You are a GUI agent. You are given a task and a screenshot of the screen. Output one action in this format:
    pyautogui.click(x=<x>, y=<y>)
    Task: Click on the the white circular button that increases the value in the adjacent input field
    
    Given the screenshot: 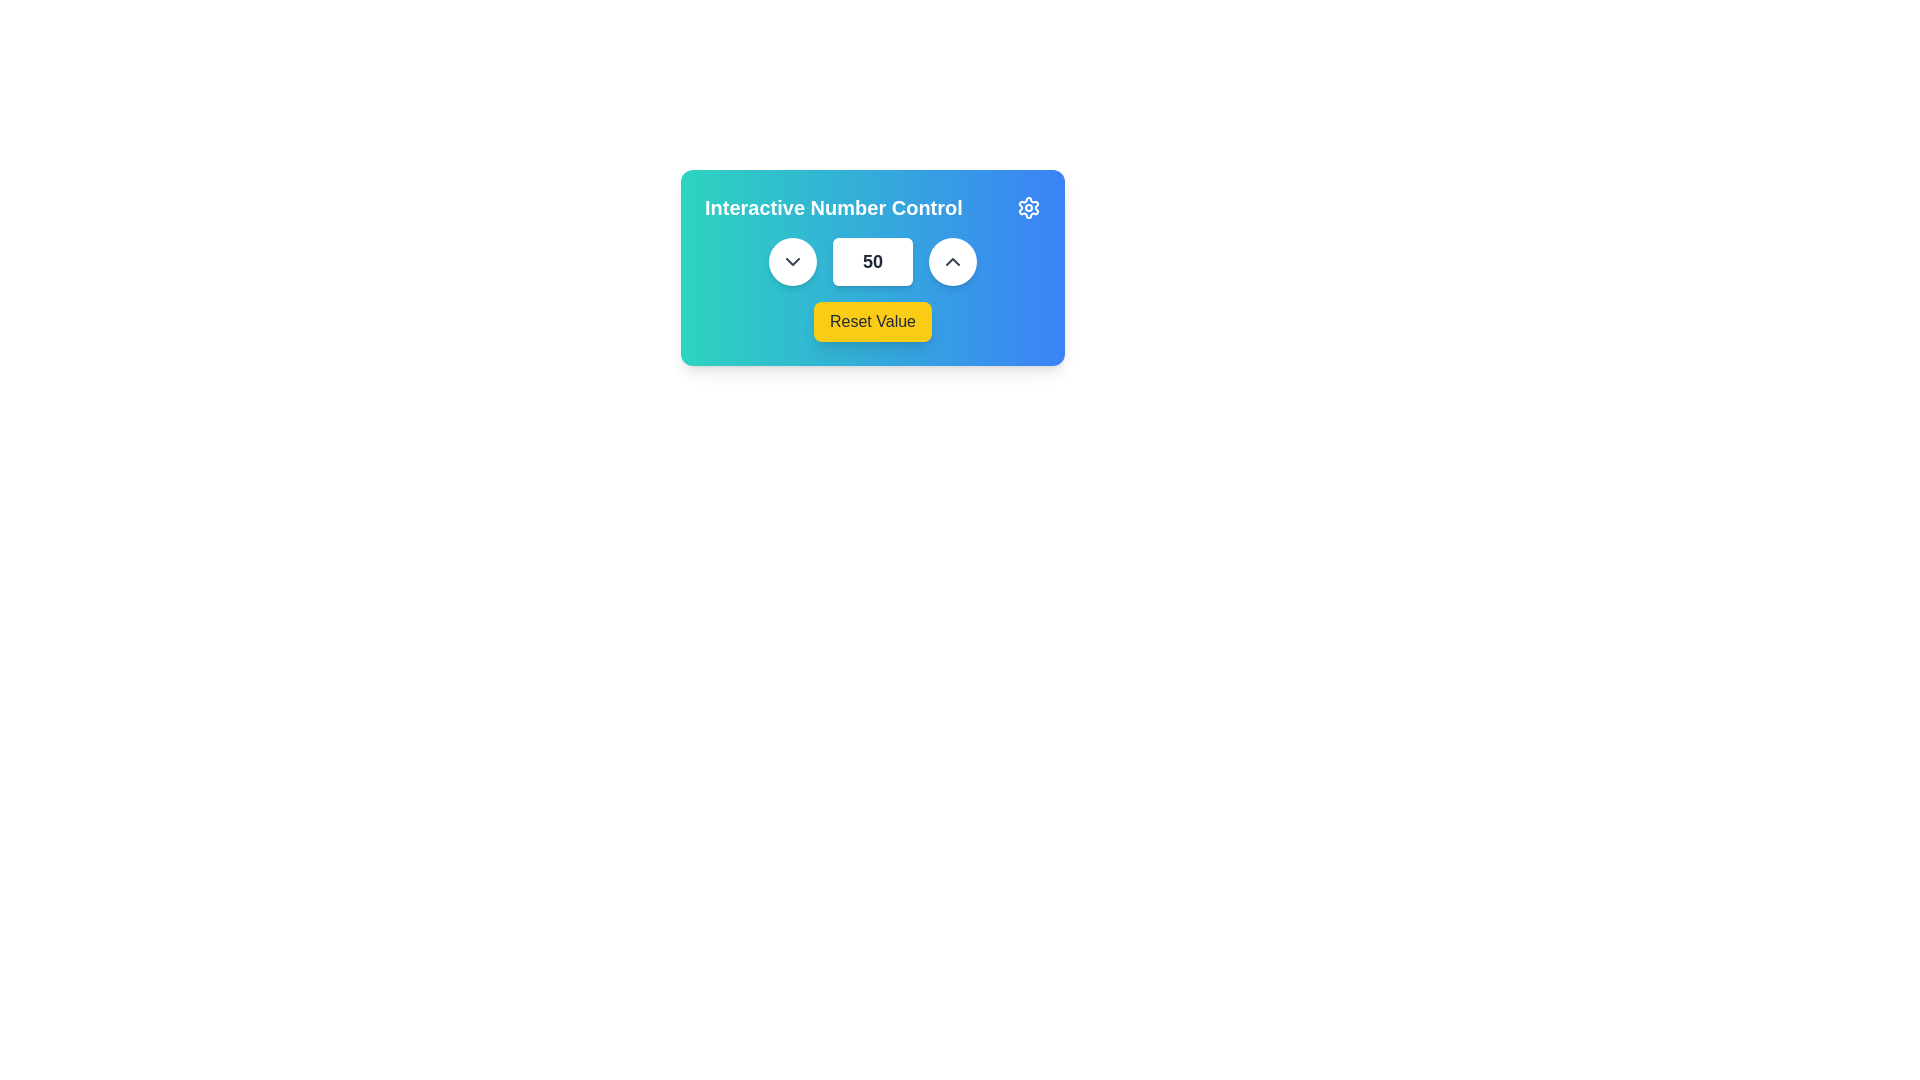 What is the action you would take?
    pyautogui.click(x=952, y=261)
    